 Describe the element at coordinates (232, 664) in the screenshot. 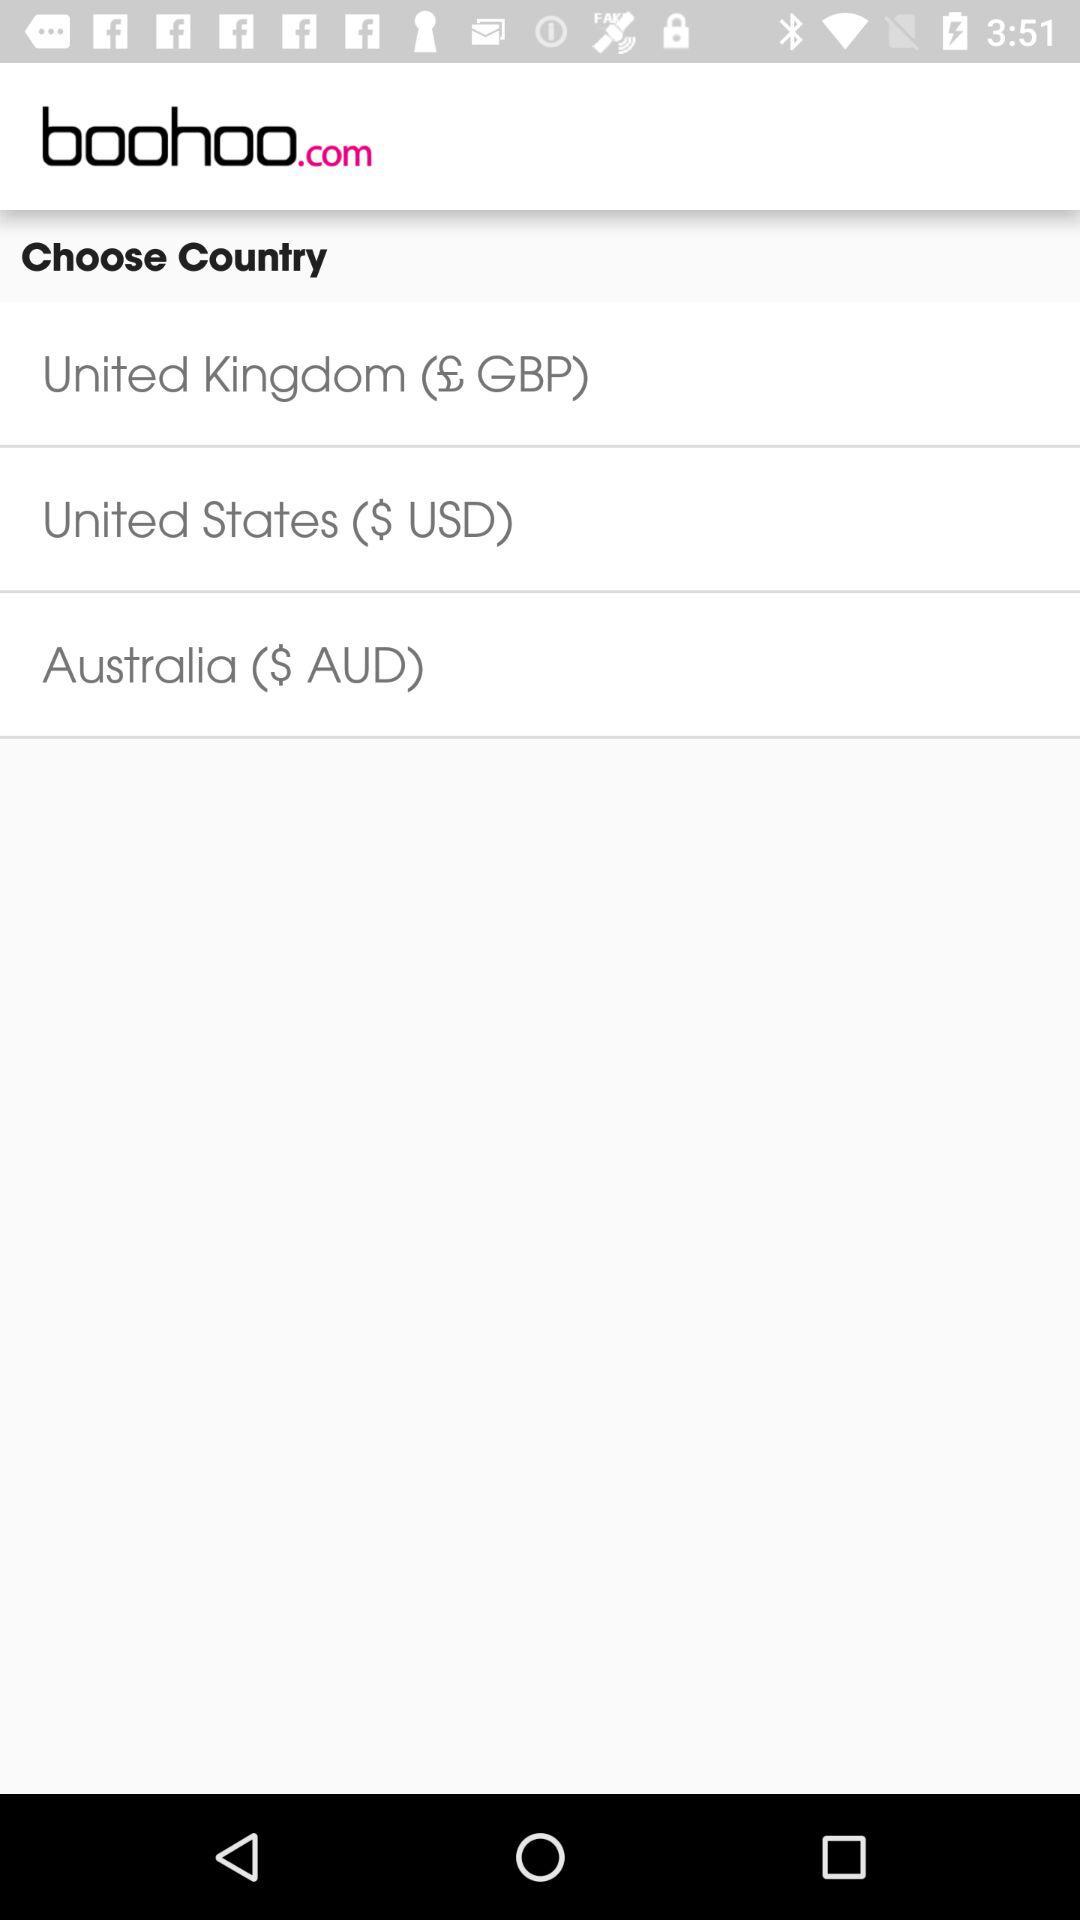

I see `australia ($ aud) item` at that location.